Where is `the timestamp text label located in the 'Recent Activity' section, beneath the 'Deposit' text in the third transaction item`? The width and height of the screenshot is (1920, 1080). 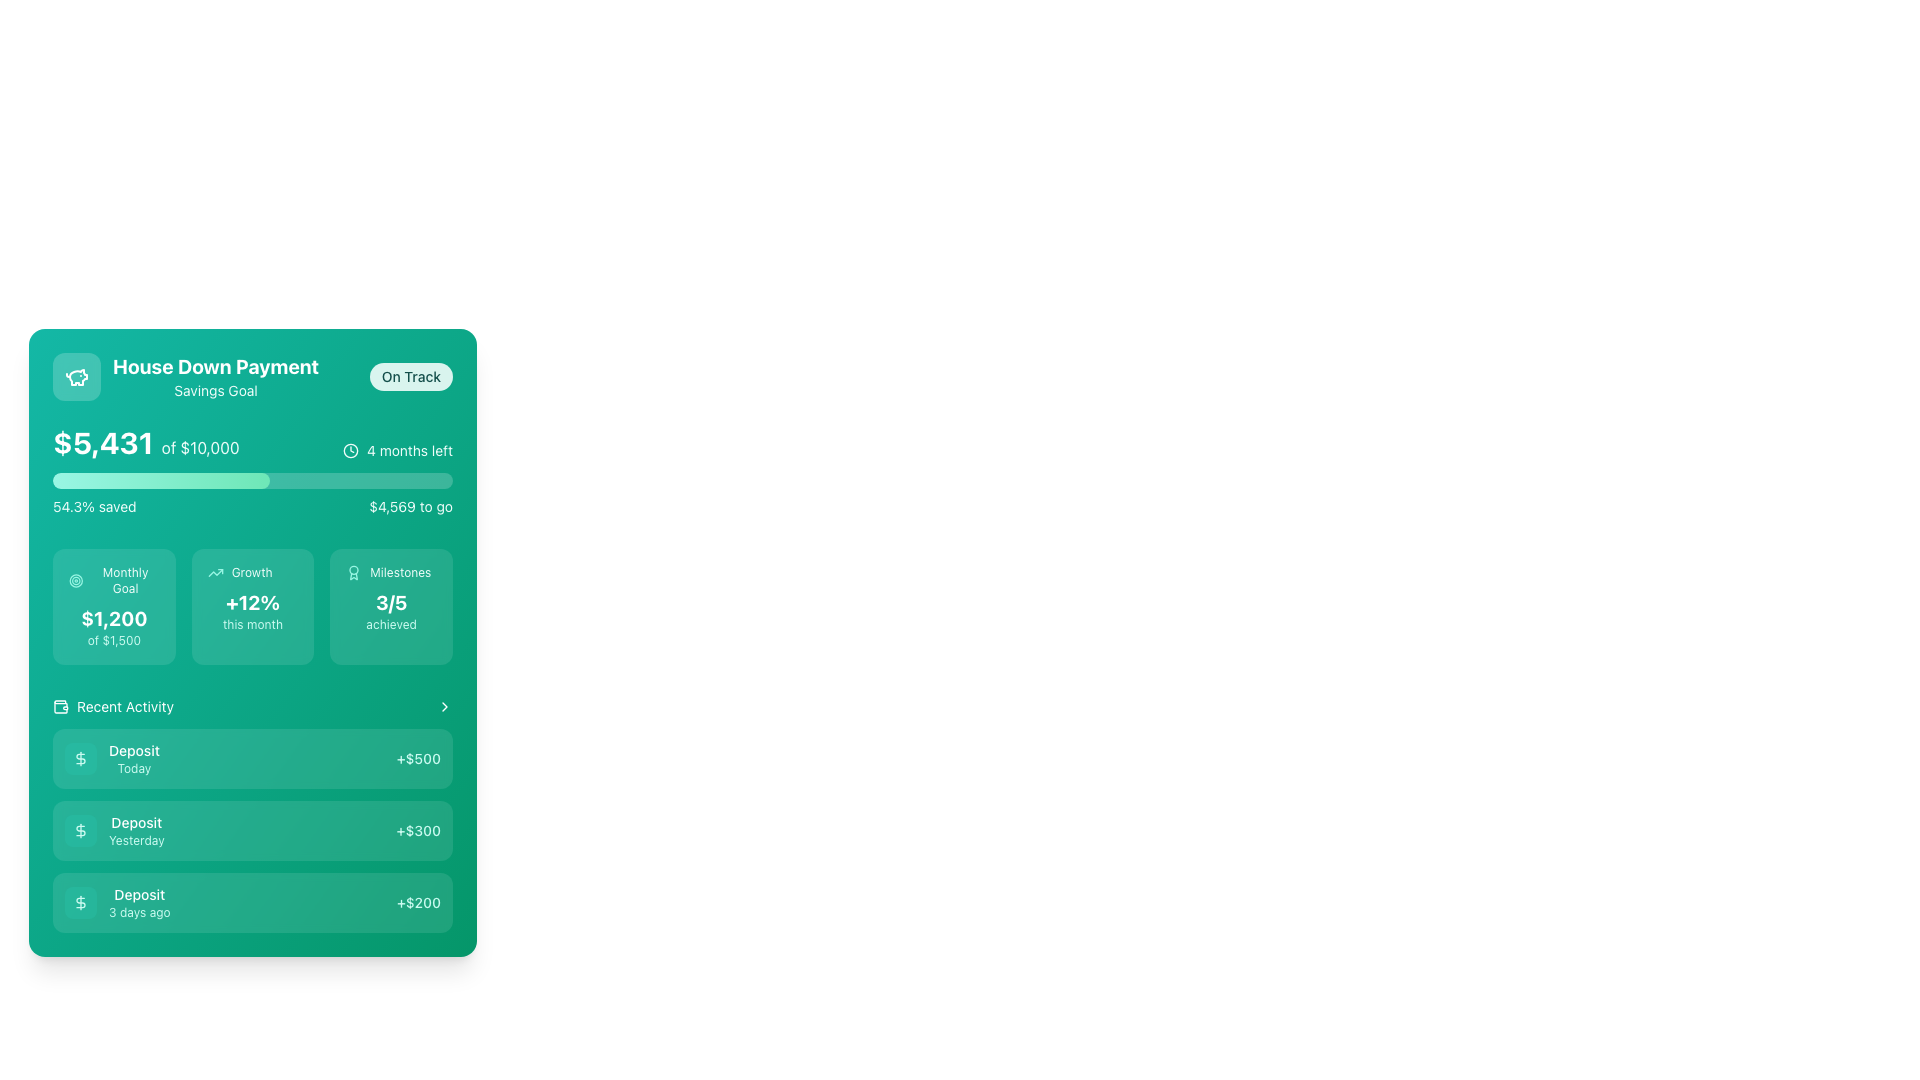
the timestamp text label located in the 'Recent Activity' section, beneath the 'Deposit' text in the third transaction item is located at coordinates (138, 913).